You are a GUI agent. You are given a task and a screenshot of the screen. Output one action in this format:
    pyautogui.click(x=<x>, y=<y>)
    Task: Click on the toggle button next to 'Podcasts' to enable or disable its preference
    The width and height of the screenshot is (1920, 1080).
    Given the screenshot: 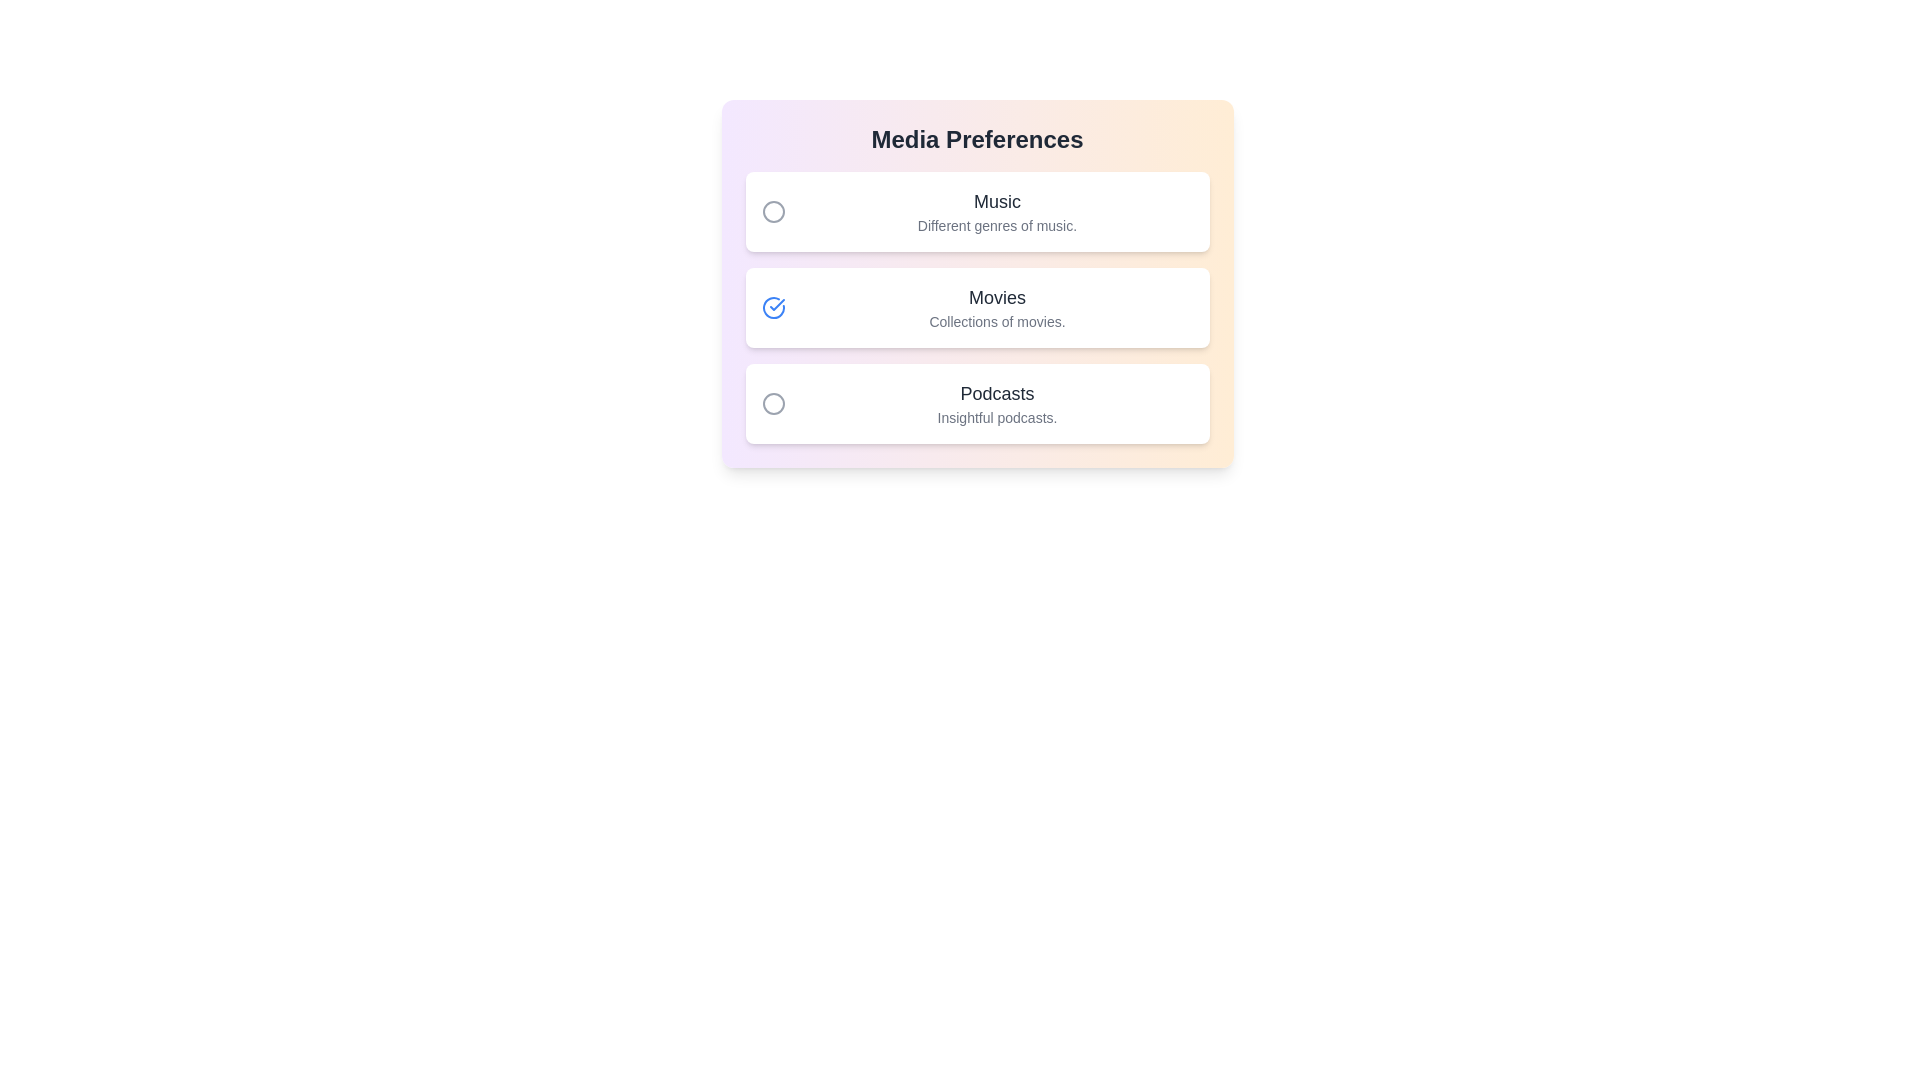 What is the action you would take?
    pyautogui.click(x=772, y=404)
    